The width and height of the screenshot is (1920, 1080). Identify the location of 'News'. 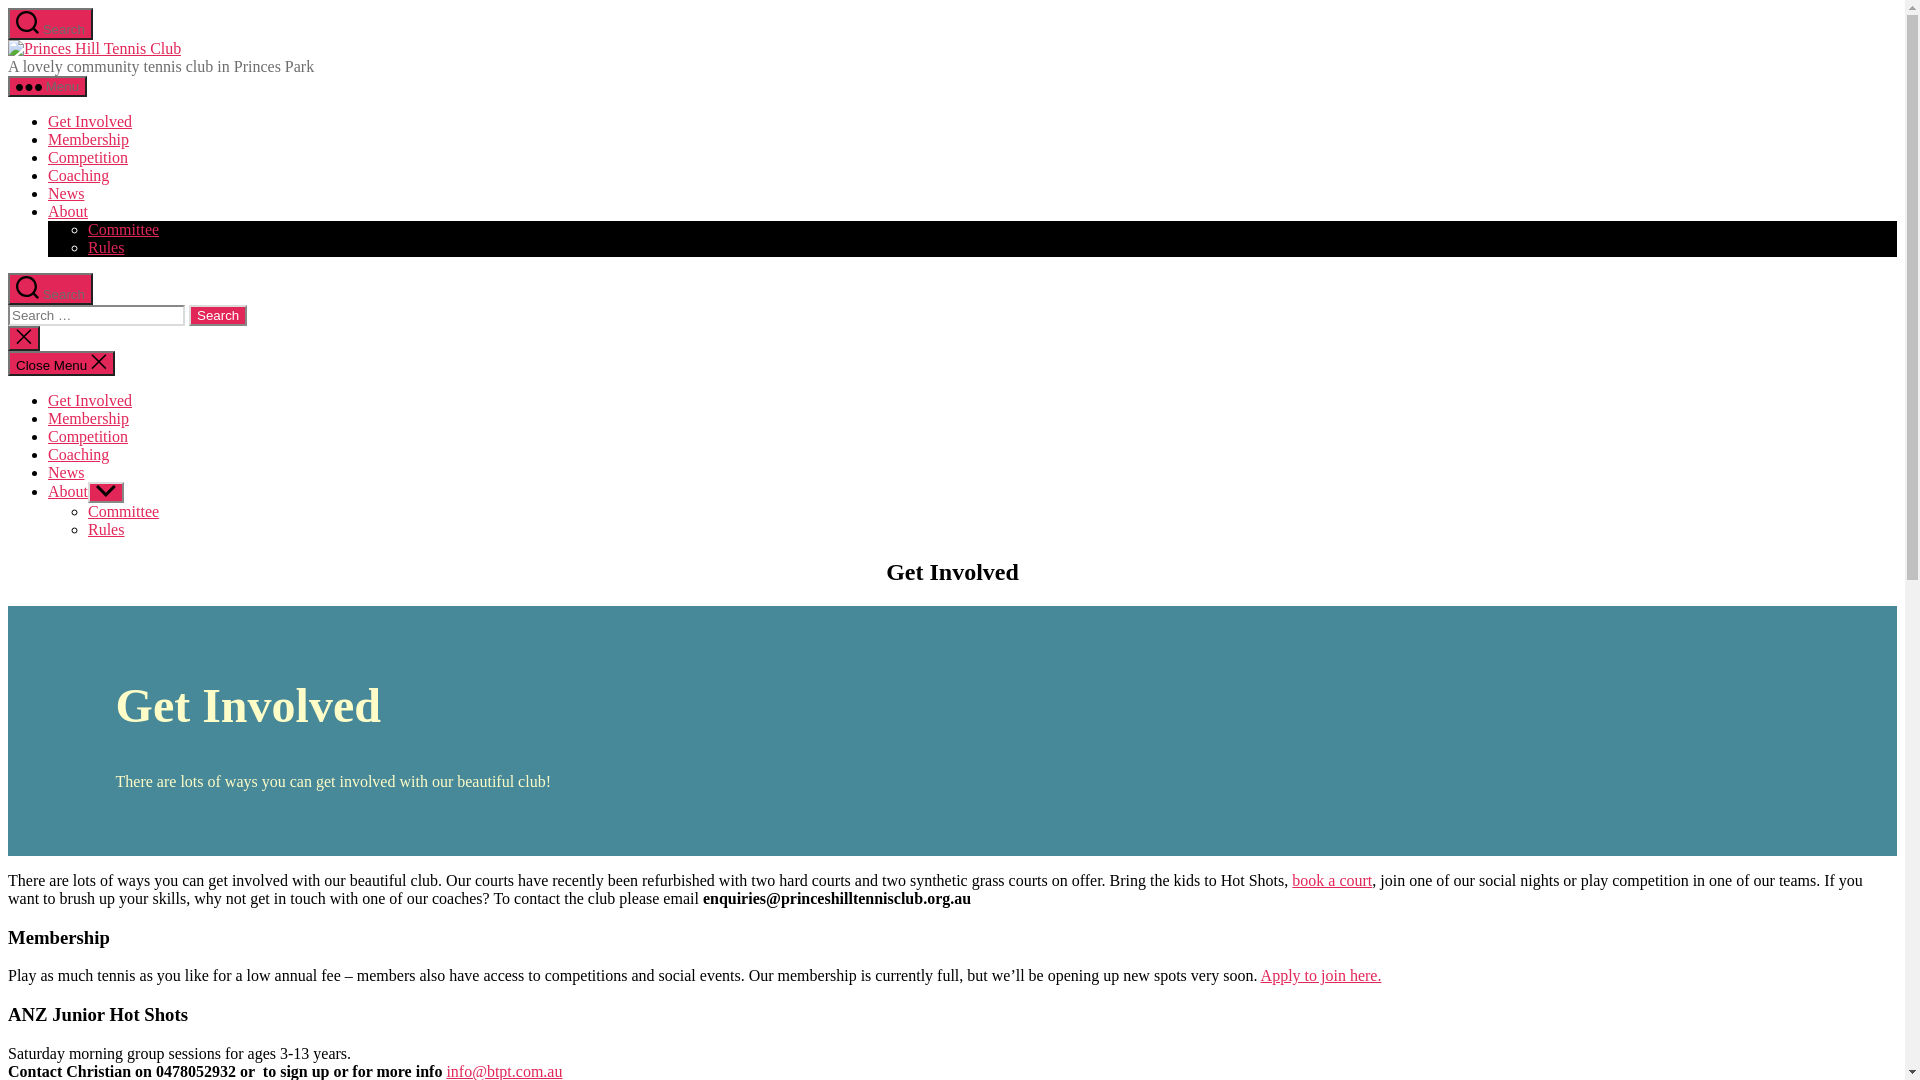
(66, 472).